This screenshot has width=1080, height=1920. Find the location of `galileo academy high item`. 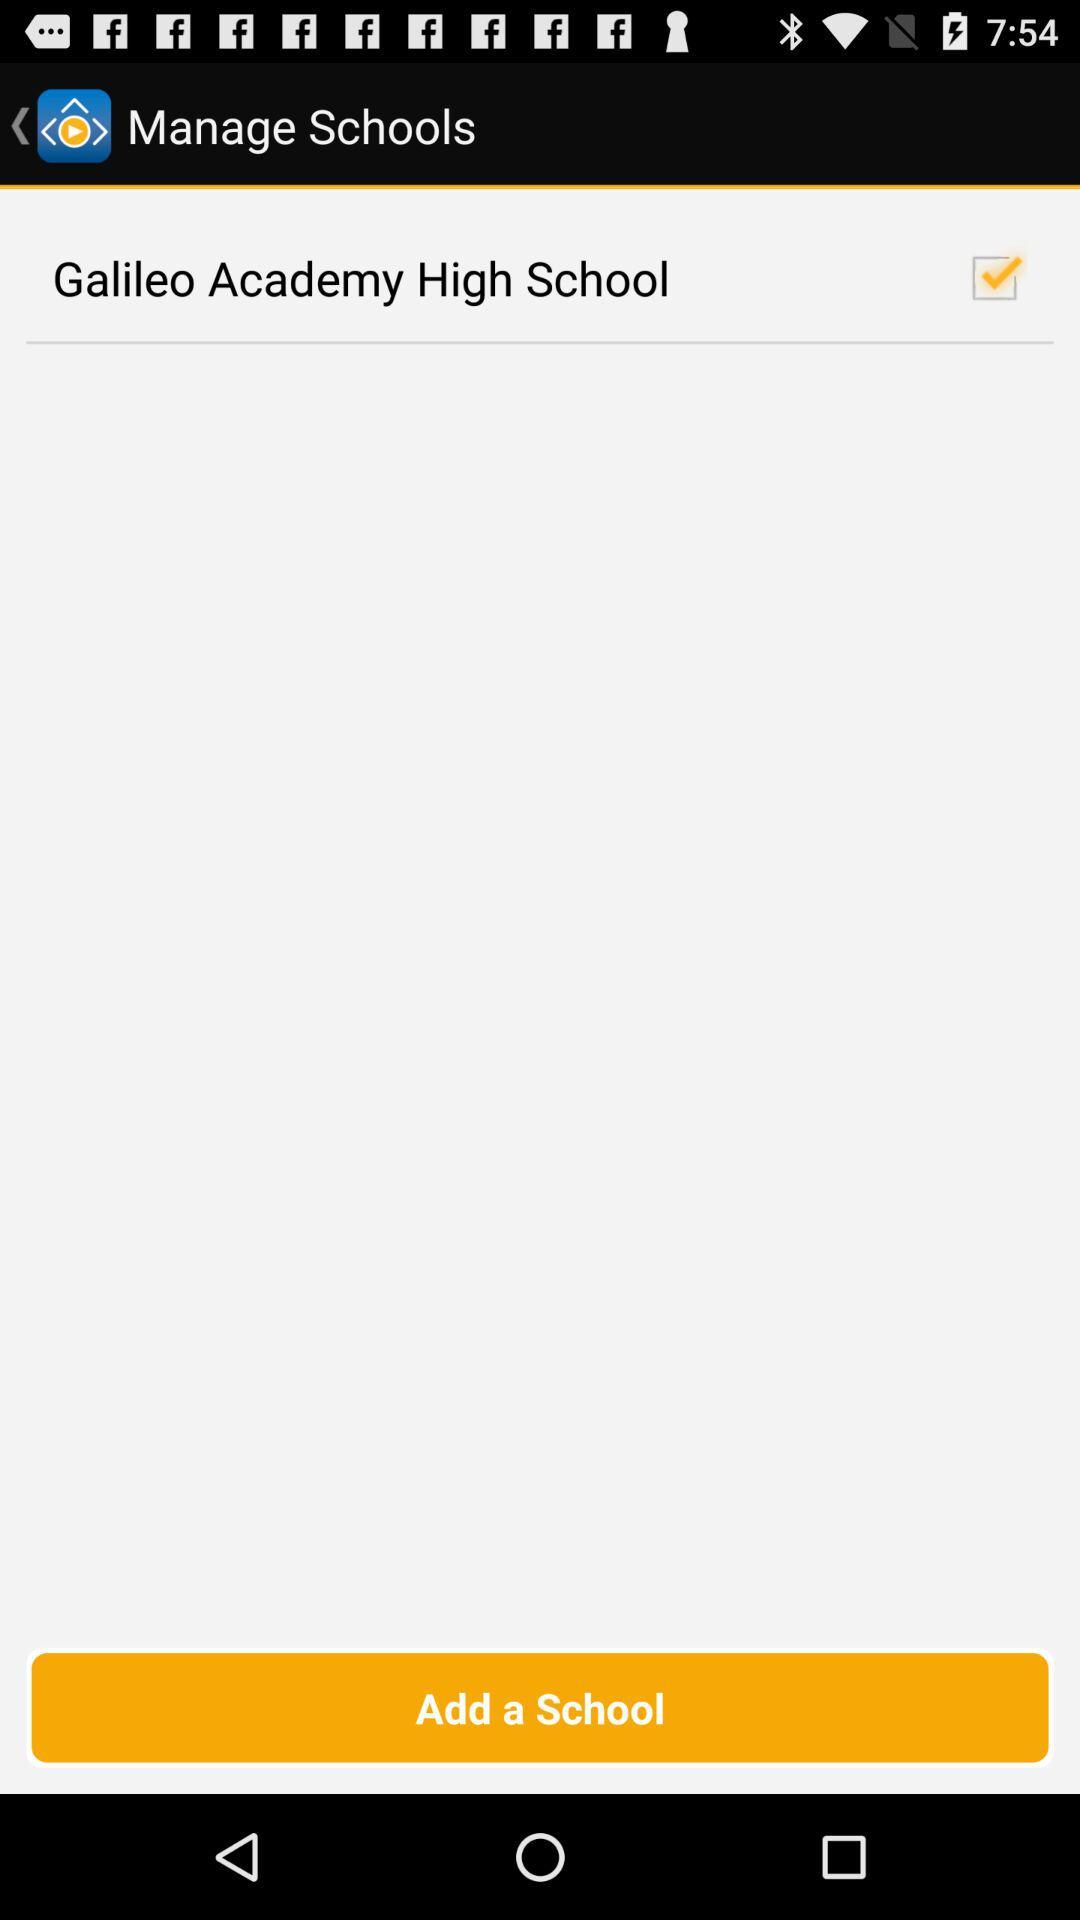

galileo academy high item is located at coordinates (540, 277).